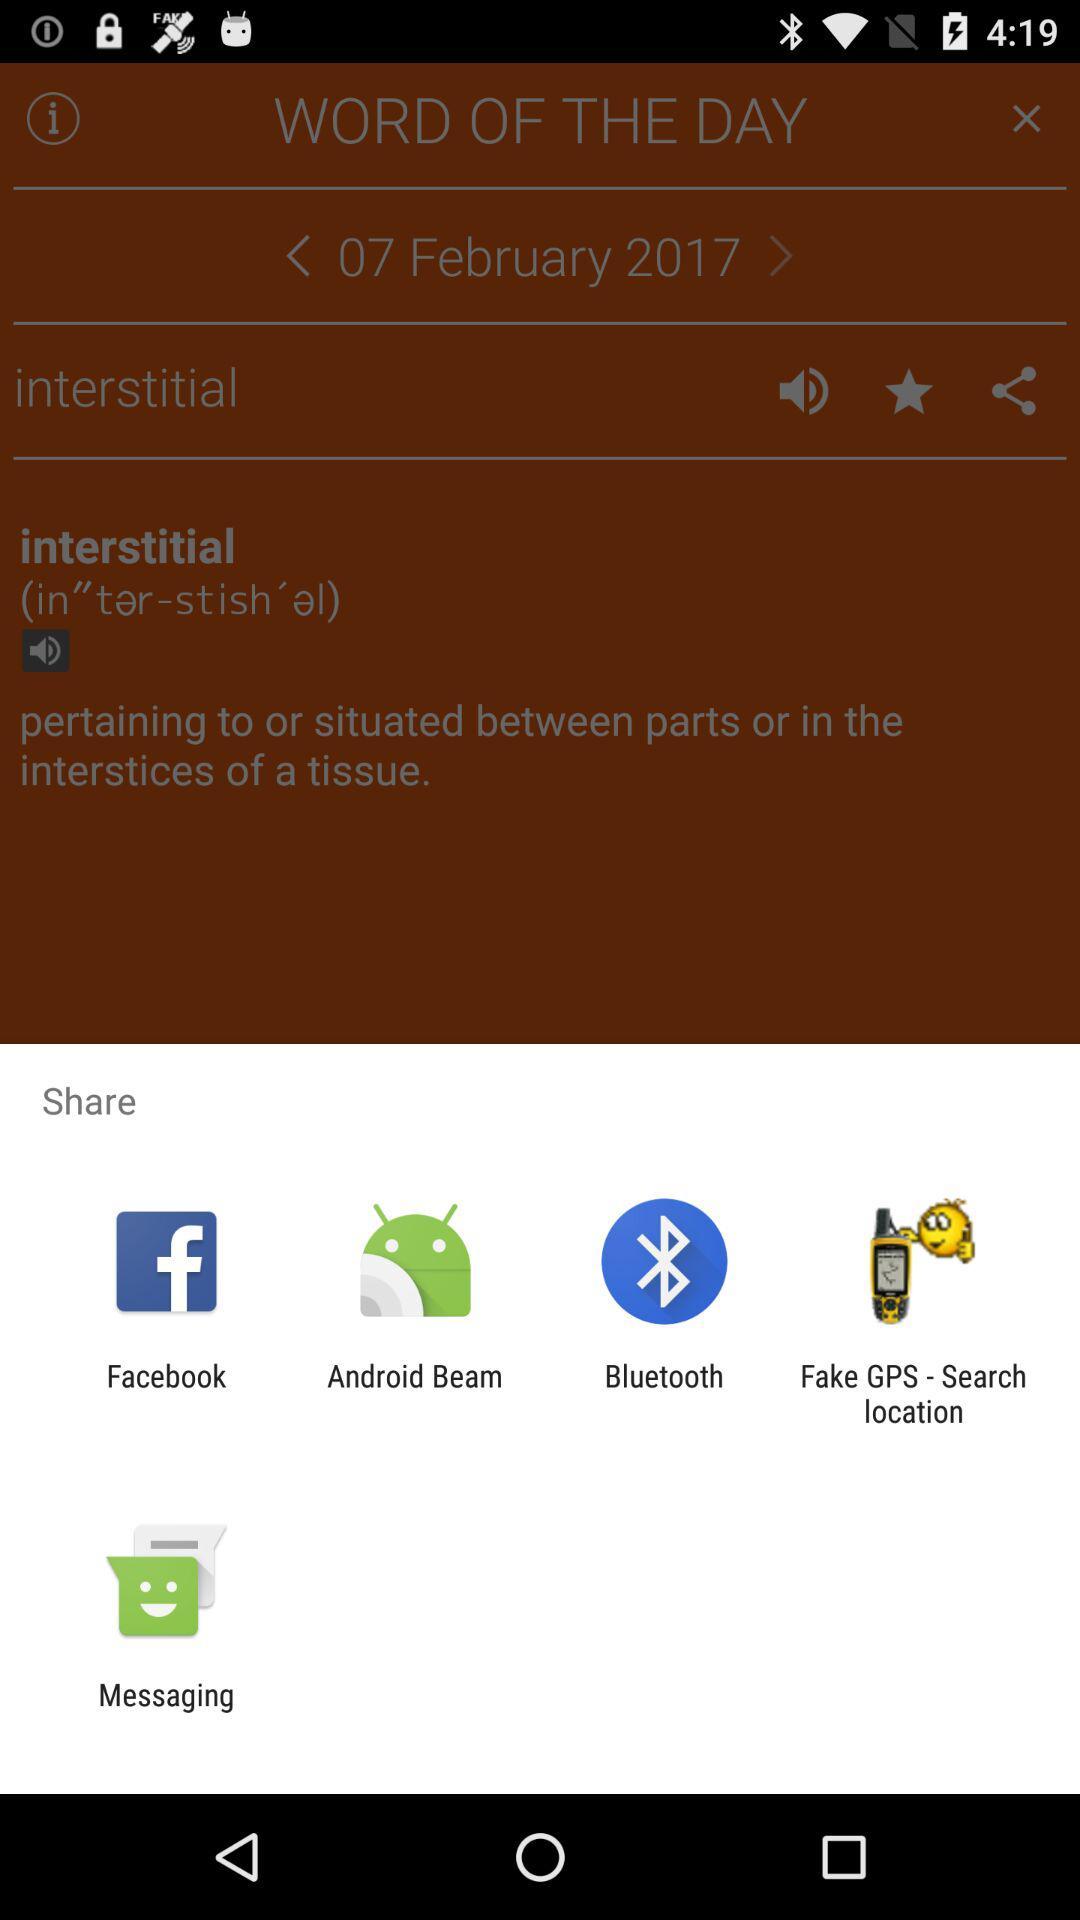  Describe the element at coordinates (165, 1392) in the screenshot. I see `the item next to android beam item` at that location.